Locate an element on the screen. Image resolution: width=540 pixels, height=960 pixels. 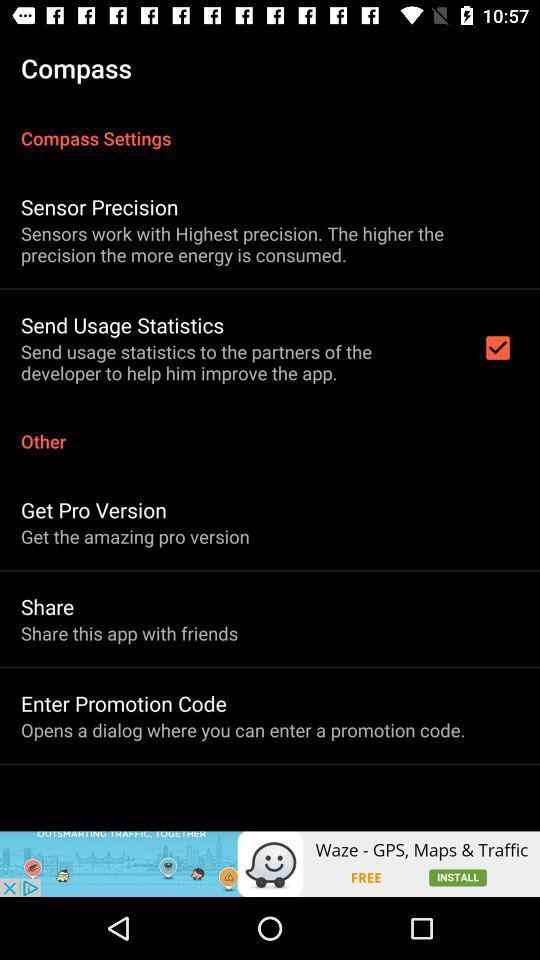
icon below the send usage statistics is located at coordinates (270, 430).